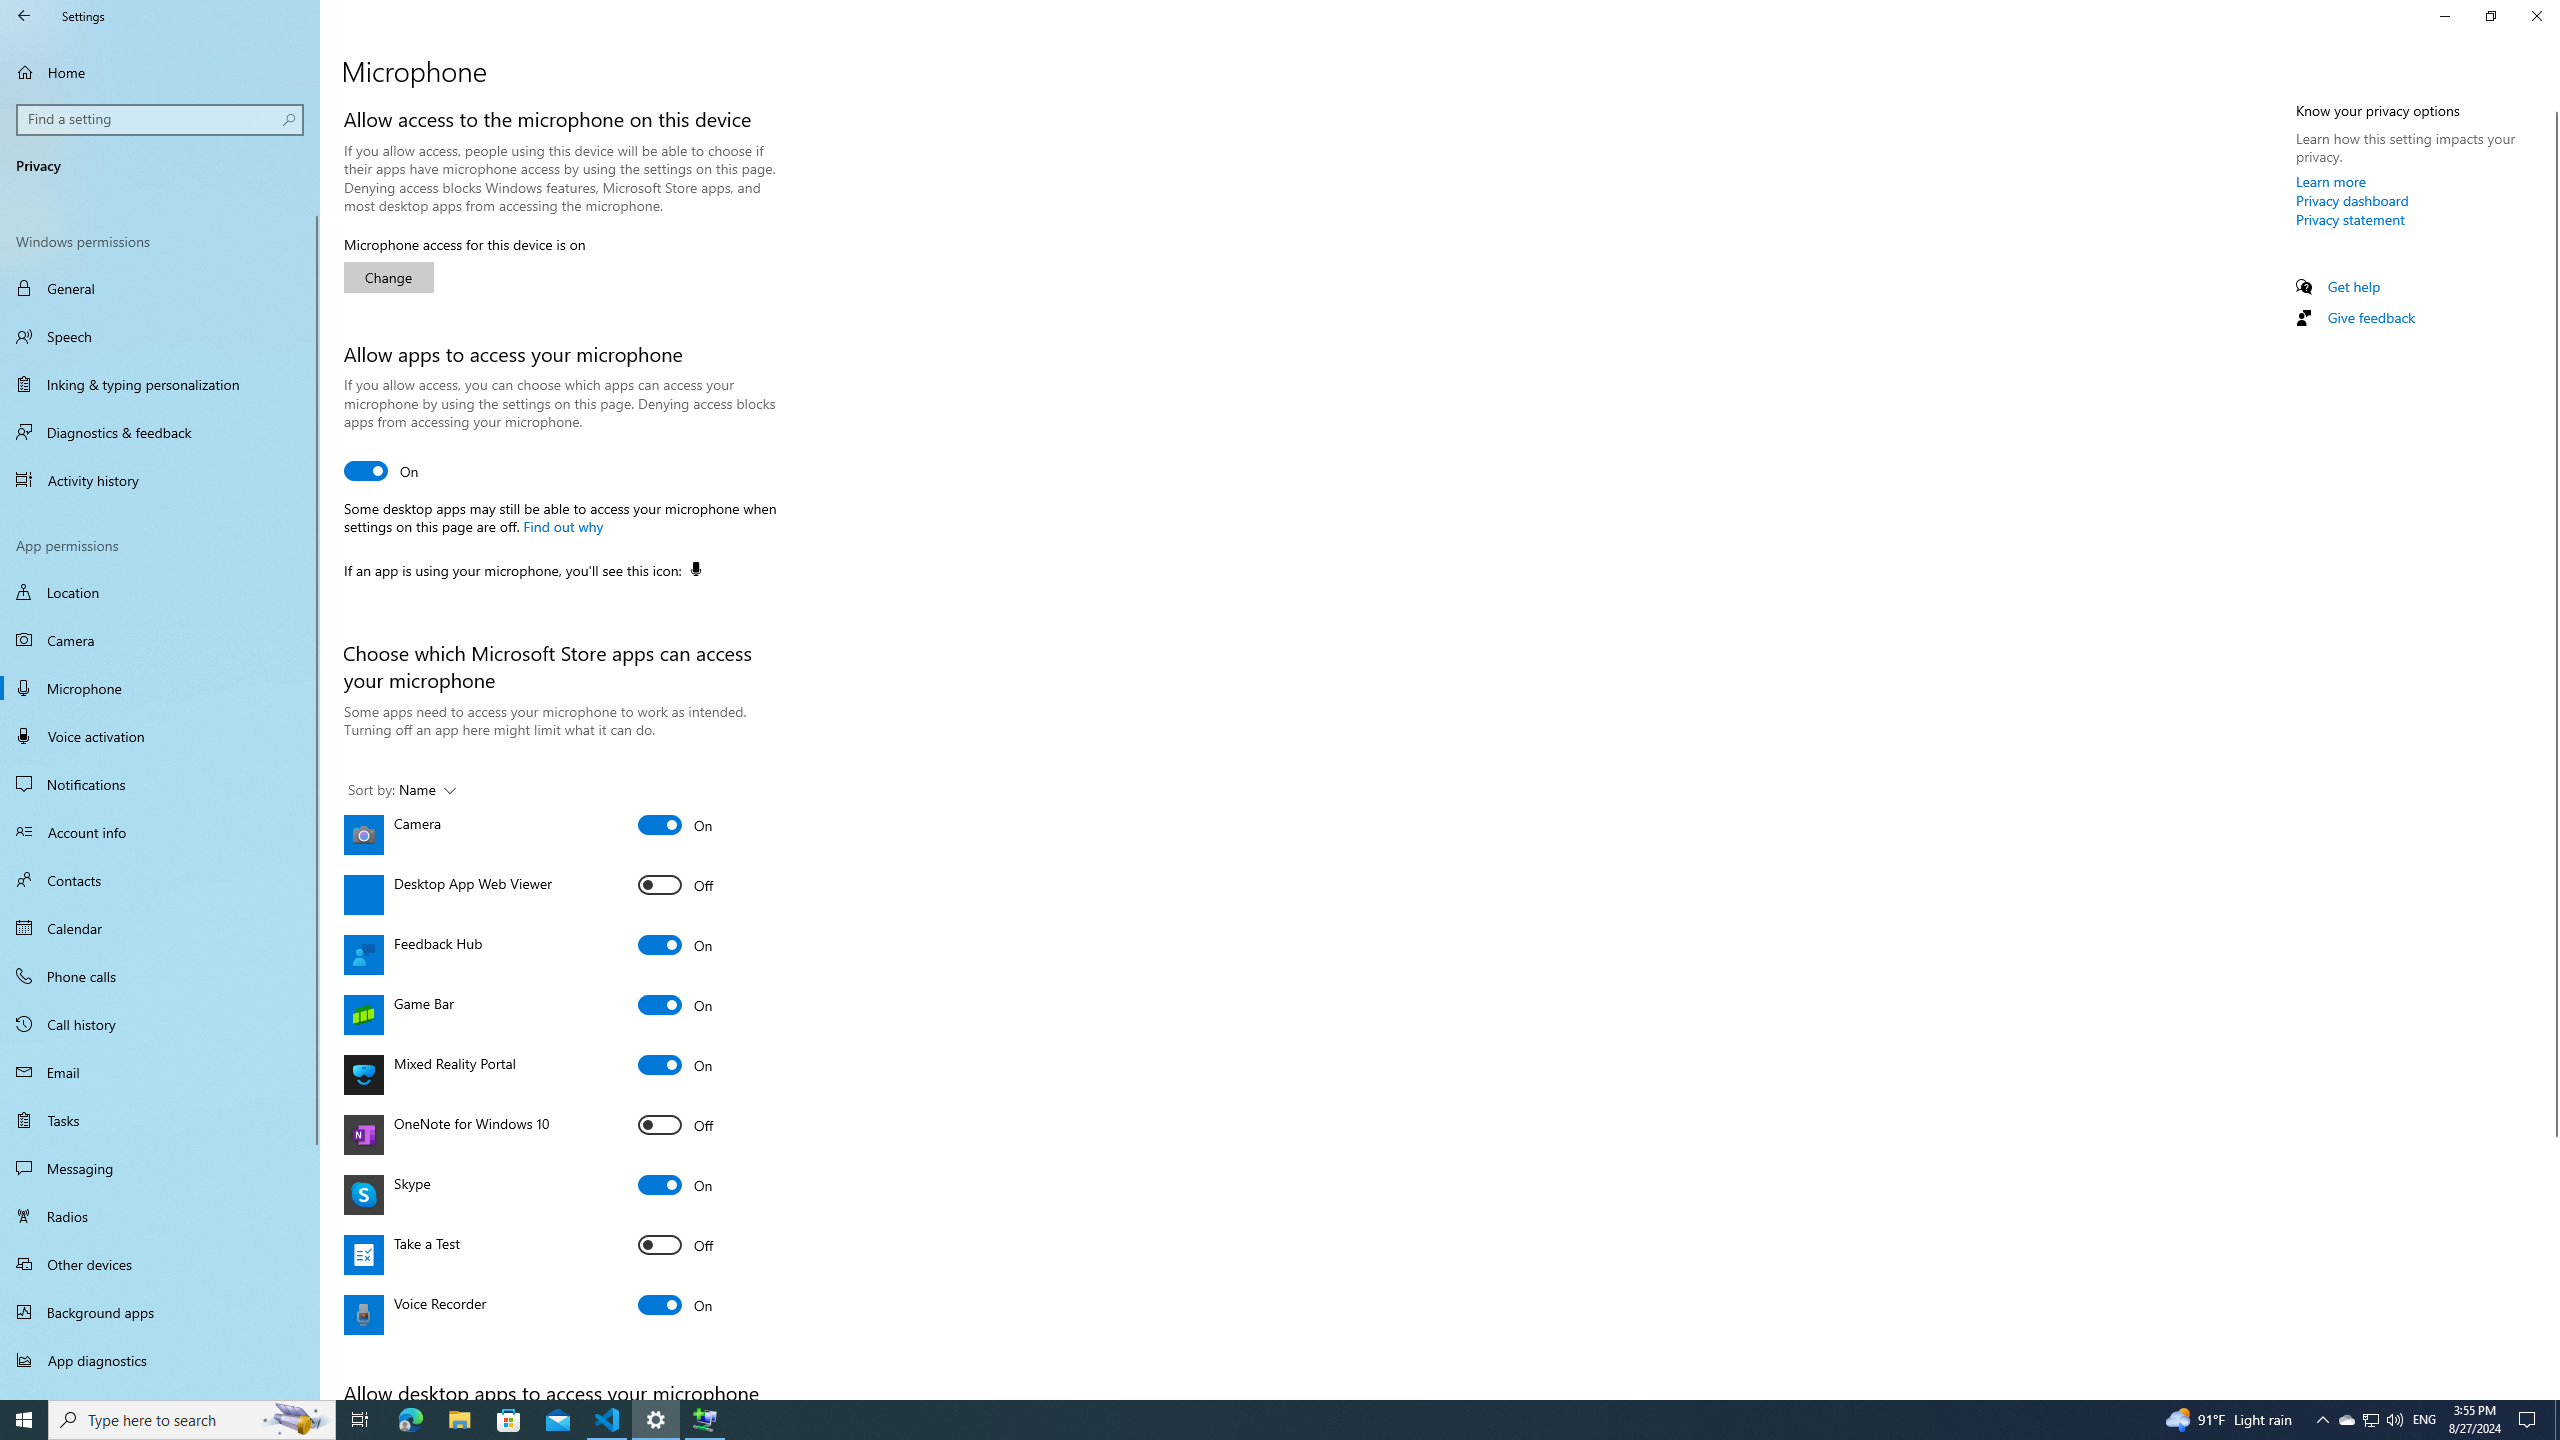 The image size is (2560, 1440). What do you see at coordinates (159, 784) in the screenshot?
I see `'Notifications'` at bounding box center [159, 784].